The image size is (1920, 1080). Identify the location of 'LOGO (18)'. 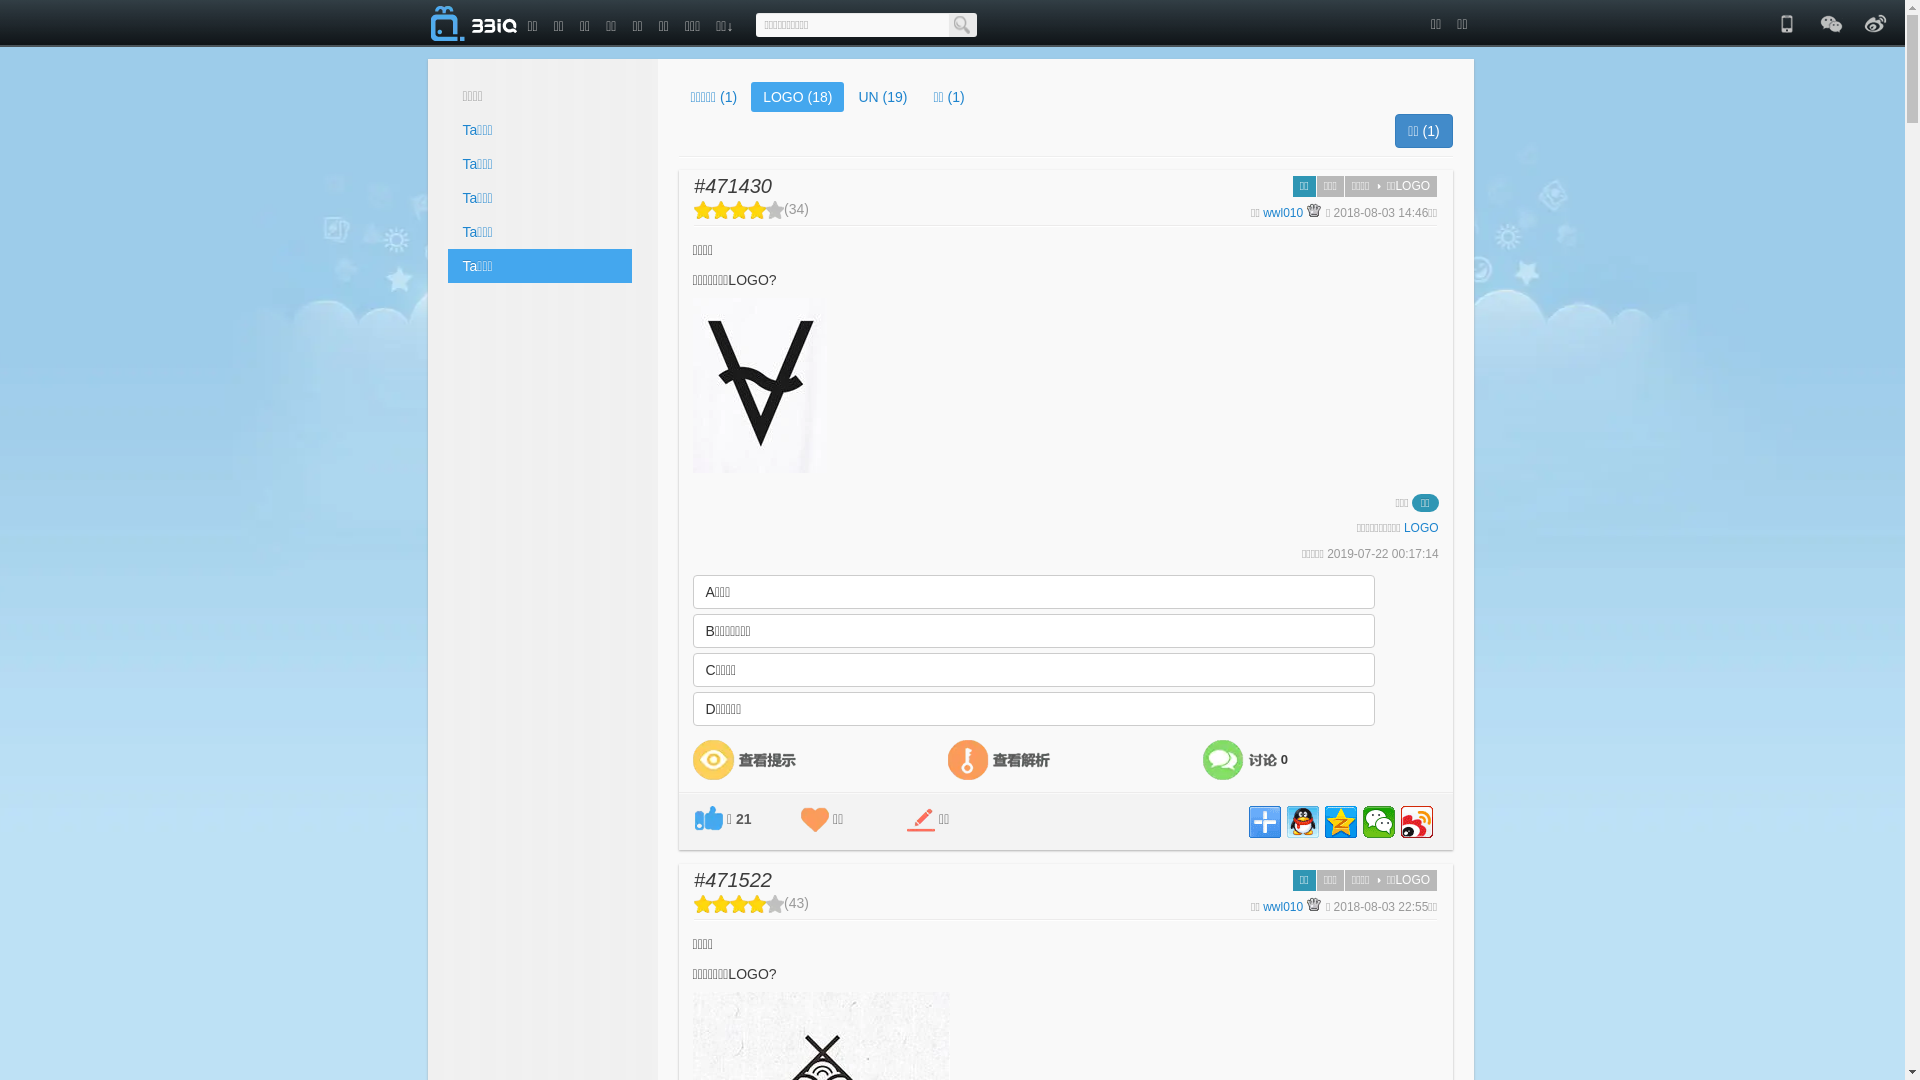
(749, 96).